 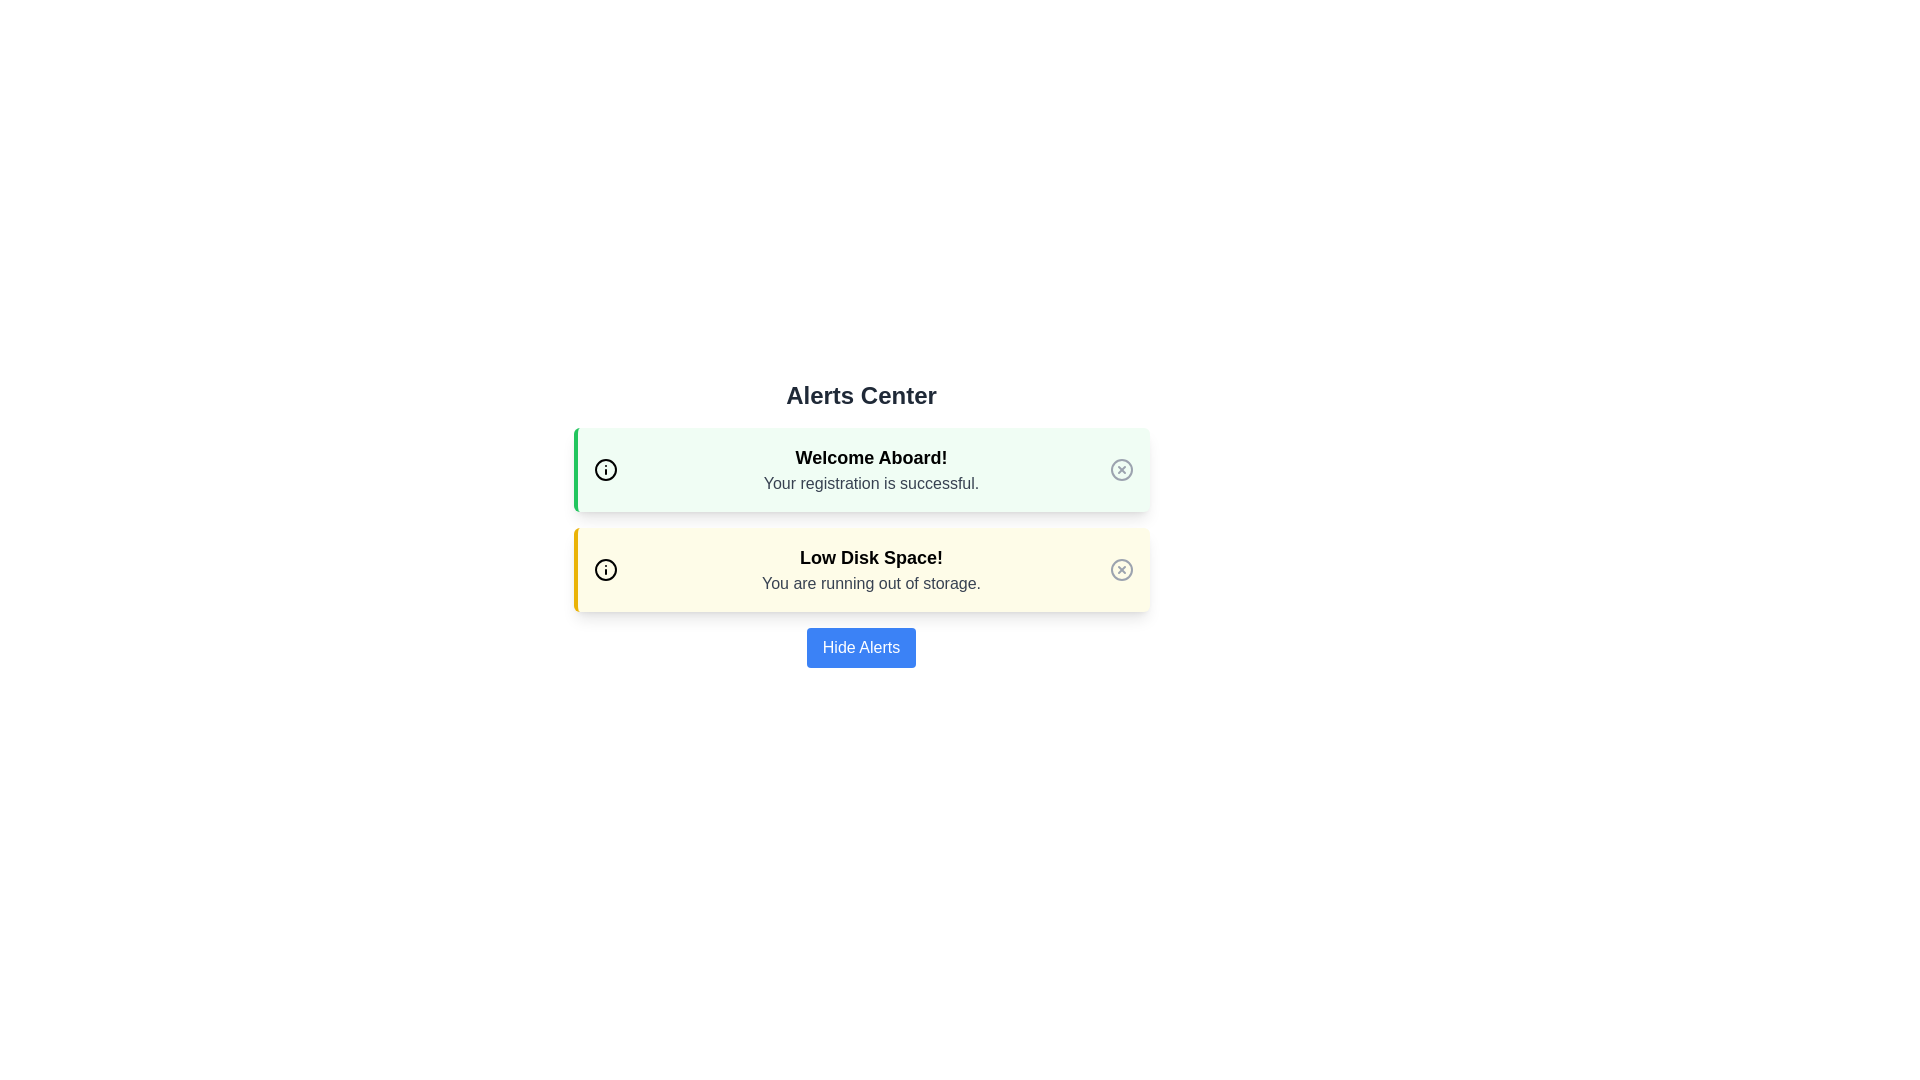 What do you see at coordinates (871, 583) in the screenshot?
I see `the text element displaying the message 'You are running out of storage.' which is styled in gray and positioned below the title 'Low Disk Space!'` at bounding box center [871, 583].